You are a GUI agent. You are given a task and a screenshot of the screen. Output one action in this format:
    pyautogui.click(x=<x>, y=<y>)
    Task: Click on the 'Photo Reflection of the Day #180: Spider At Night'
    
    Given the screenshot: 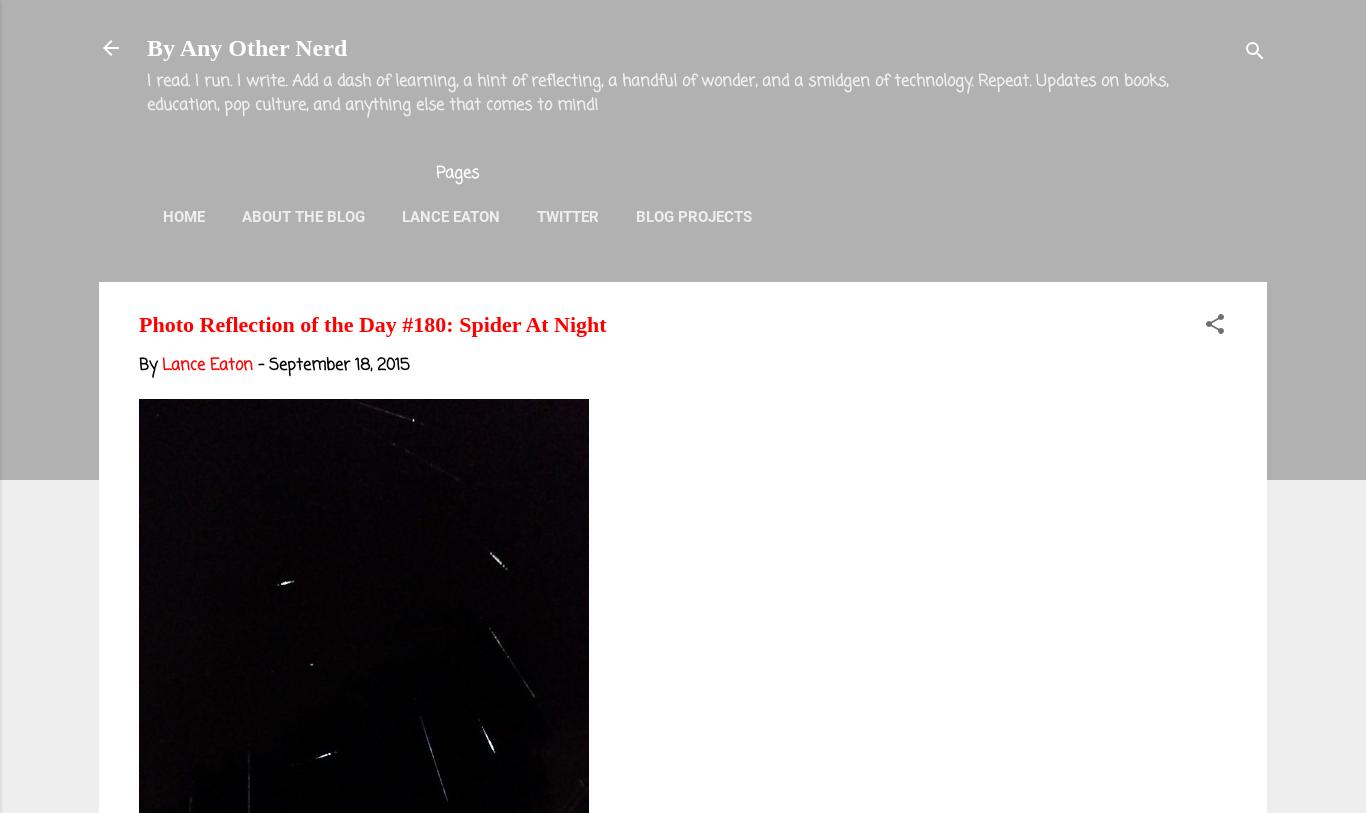 What is the action you would take?
    pyautogui.click(x=371, y=323)
    